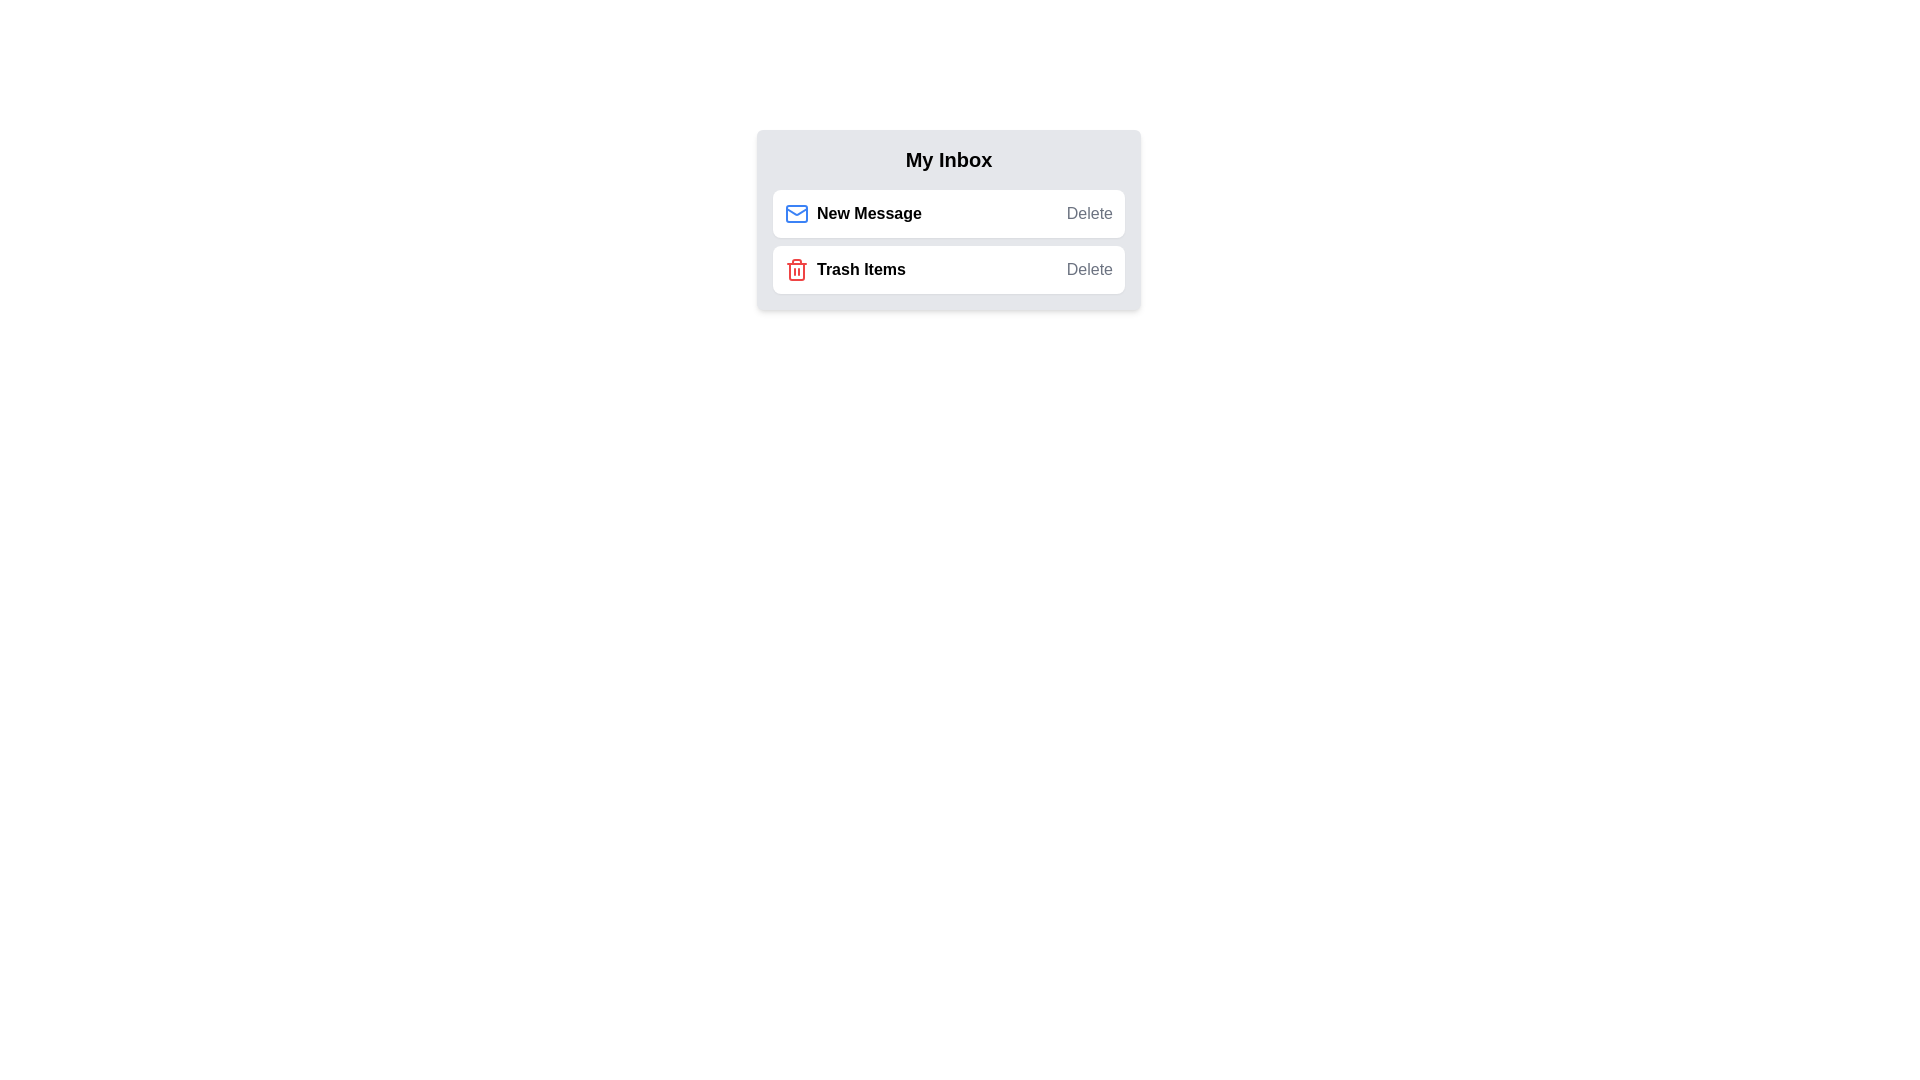 The image size is (1920, 1080). What do you see at coordinates (795, 213) in the screenshot?
I see `the 'New Message' icon to view details` at bounding box center [795, 213].